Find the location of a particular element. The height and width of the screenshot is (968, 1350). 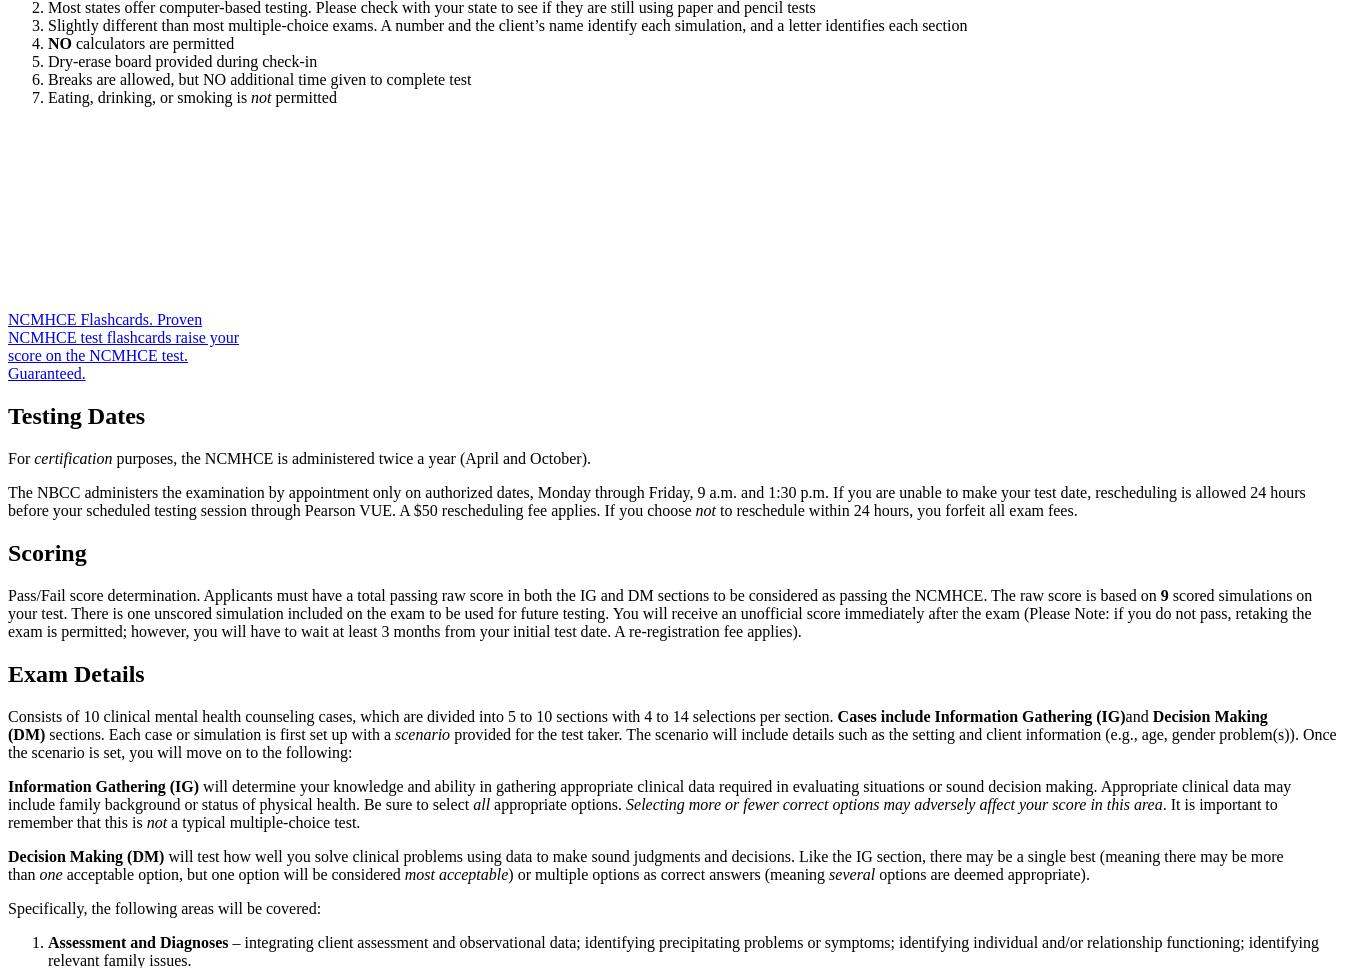

'purposes, the NCMHCE is administered twice a year (April and October).' is located at coordinates (351, 456).